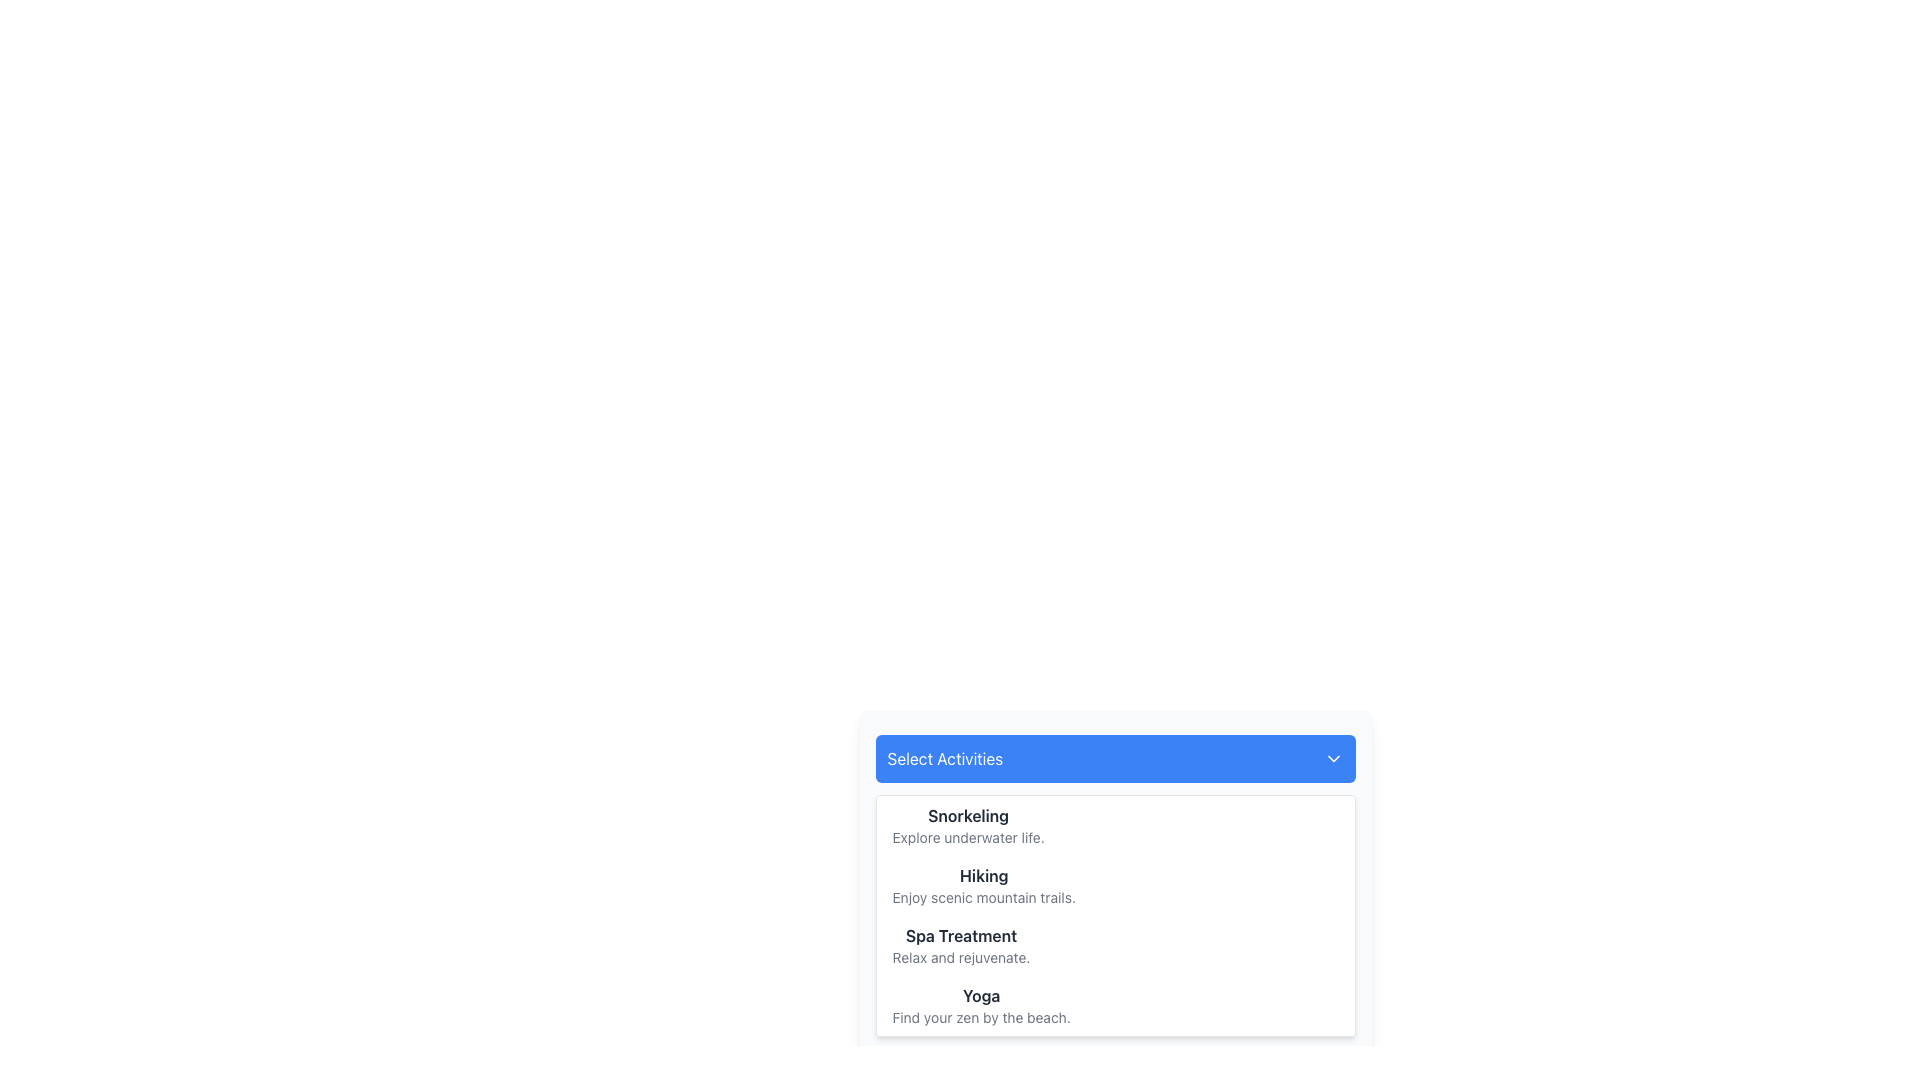  What do you see at coordinates (1114, 825) in the screenshot?
I see `the first dropdown option labeled 'Snorkeling'` at bounding box center [1114, 825].